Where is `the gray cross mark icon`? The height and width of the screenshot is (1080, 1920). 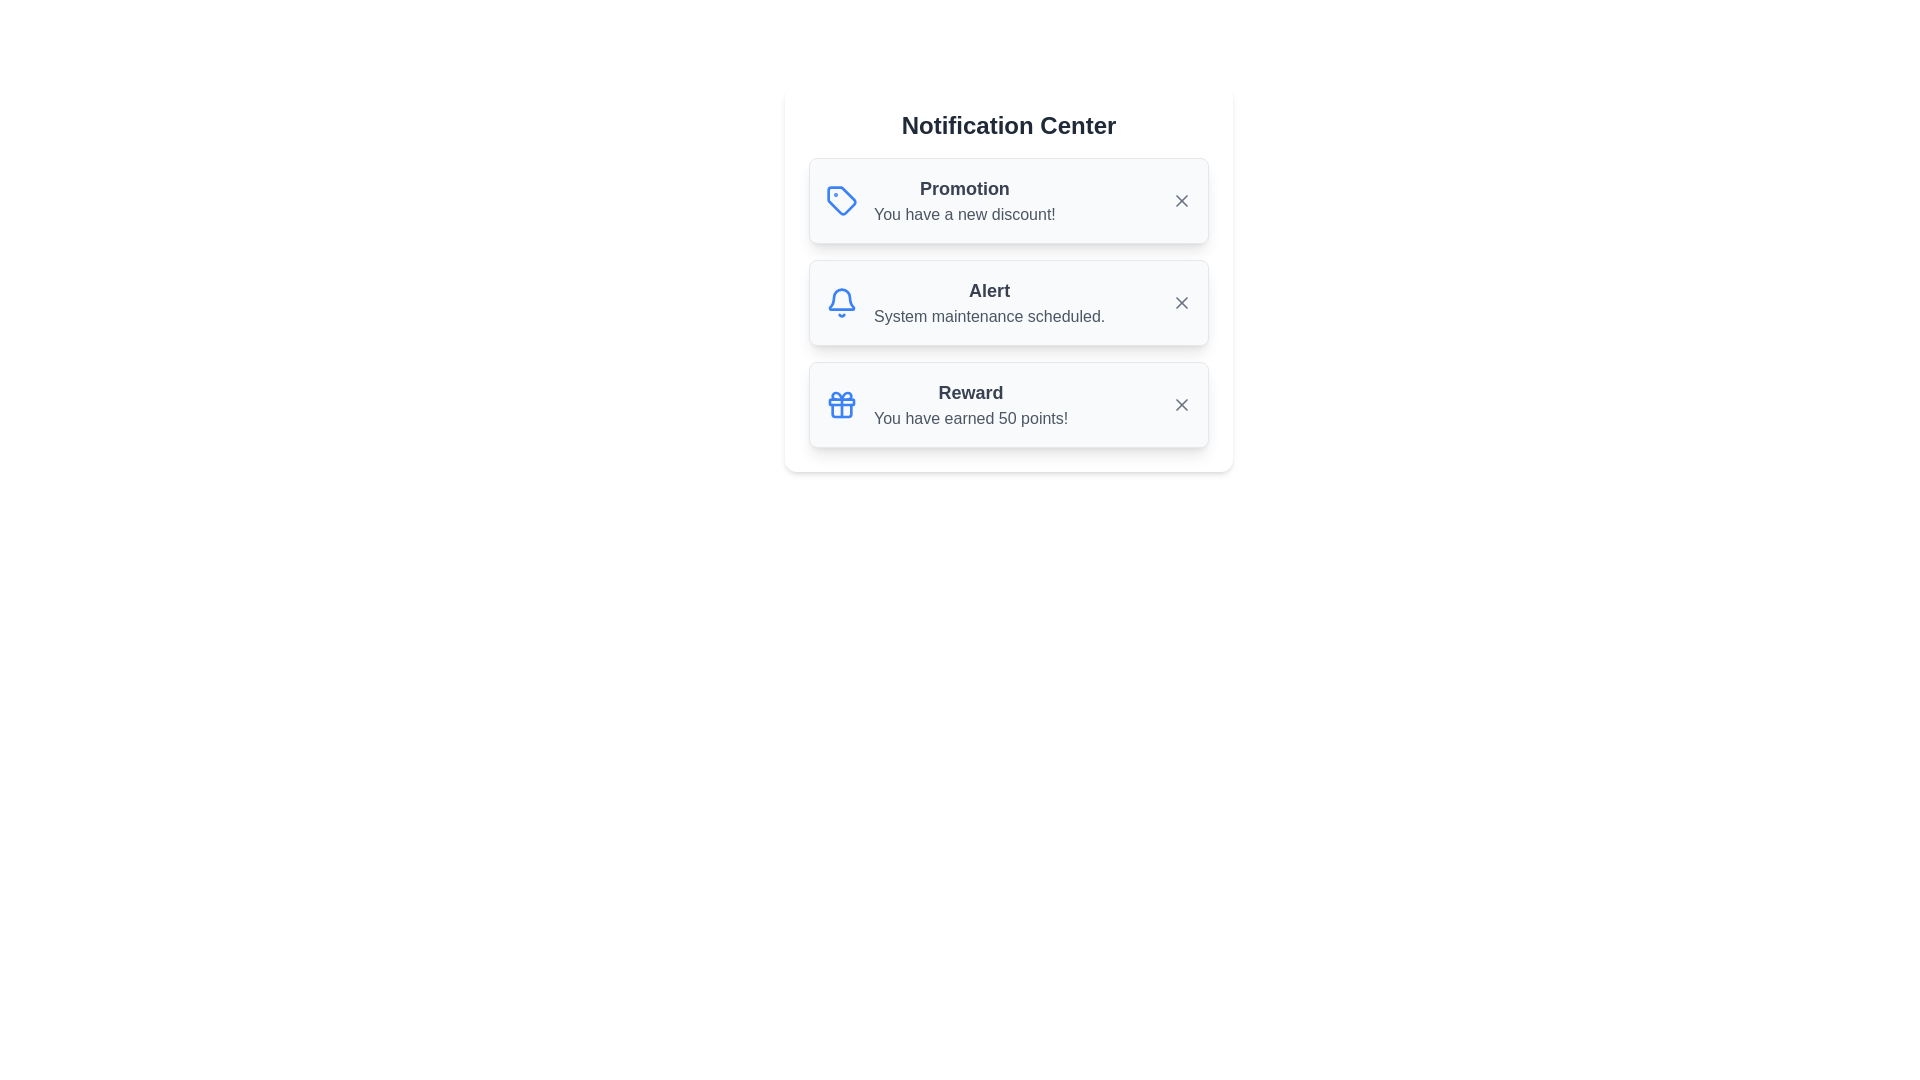
the gray cross mark icon is located at coordinates (1181, 405).